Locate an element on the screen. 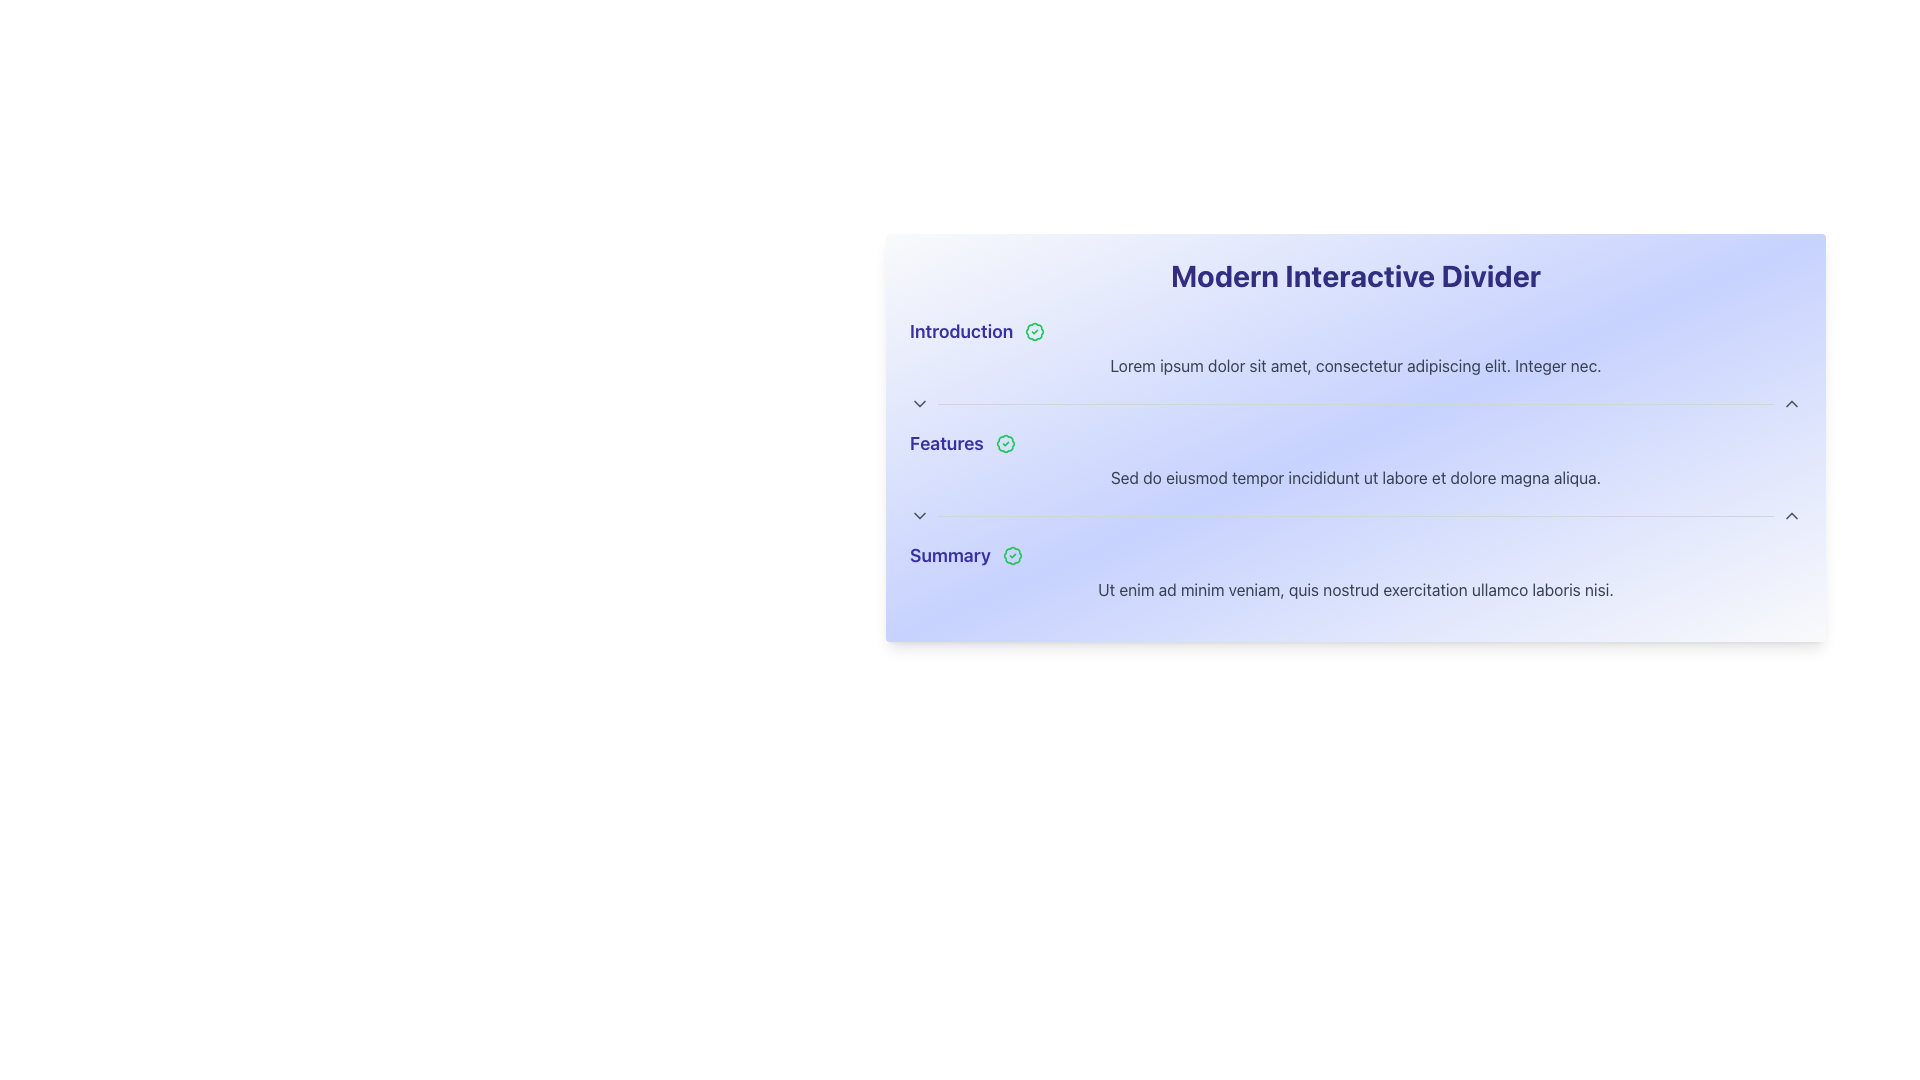 This screenshot has width=1920, height=1080. the text label displaying 'Introduction', styled in large bold indigo font, to trigger associated styles or tooltips is located at coordinates (961, 330).